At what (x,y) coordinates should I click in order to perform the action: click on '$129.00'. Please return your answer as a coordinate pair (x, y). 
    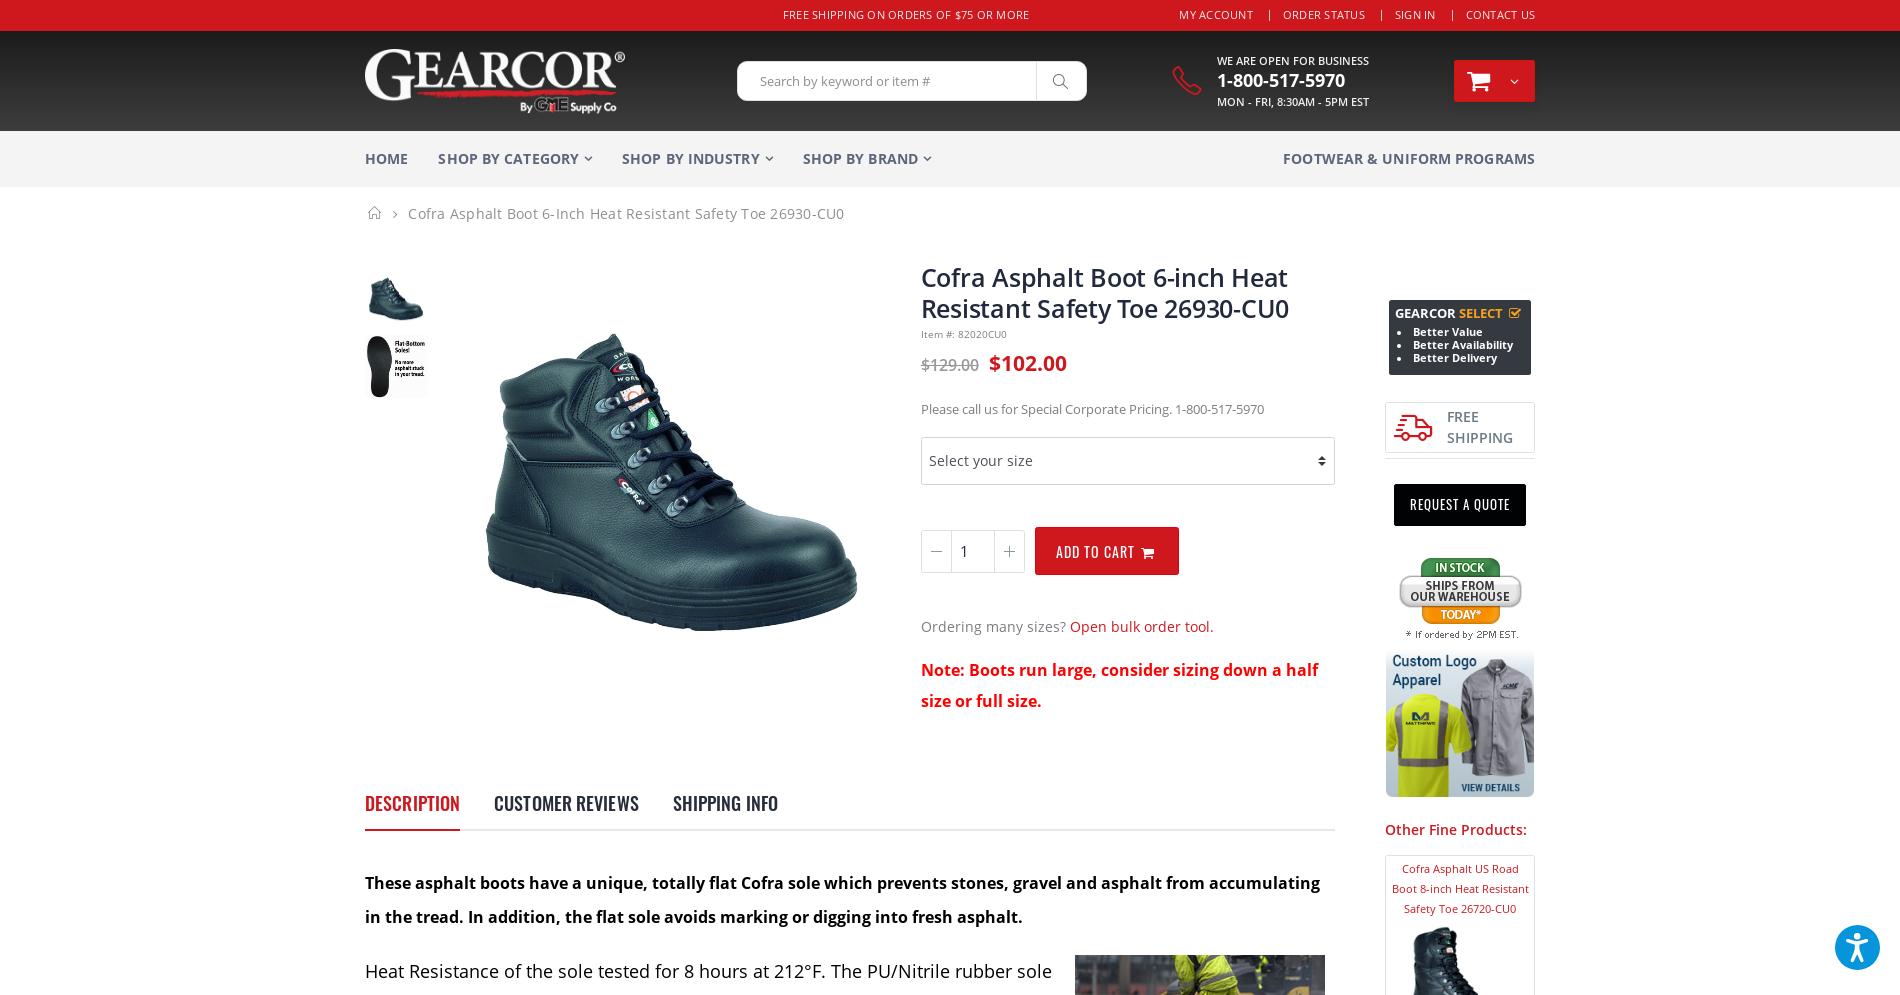
    Looking at the image, I should click on (948, 363).